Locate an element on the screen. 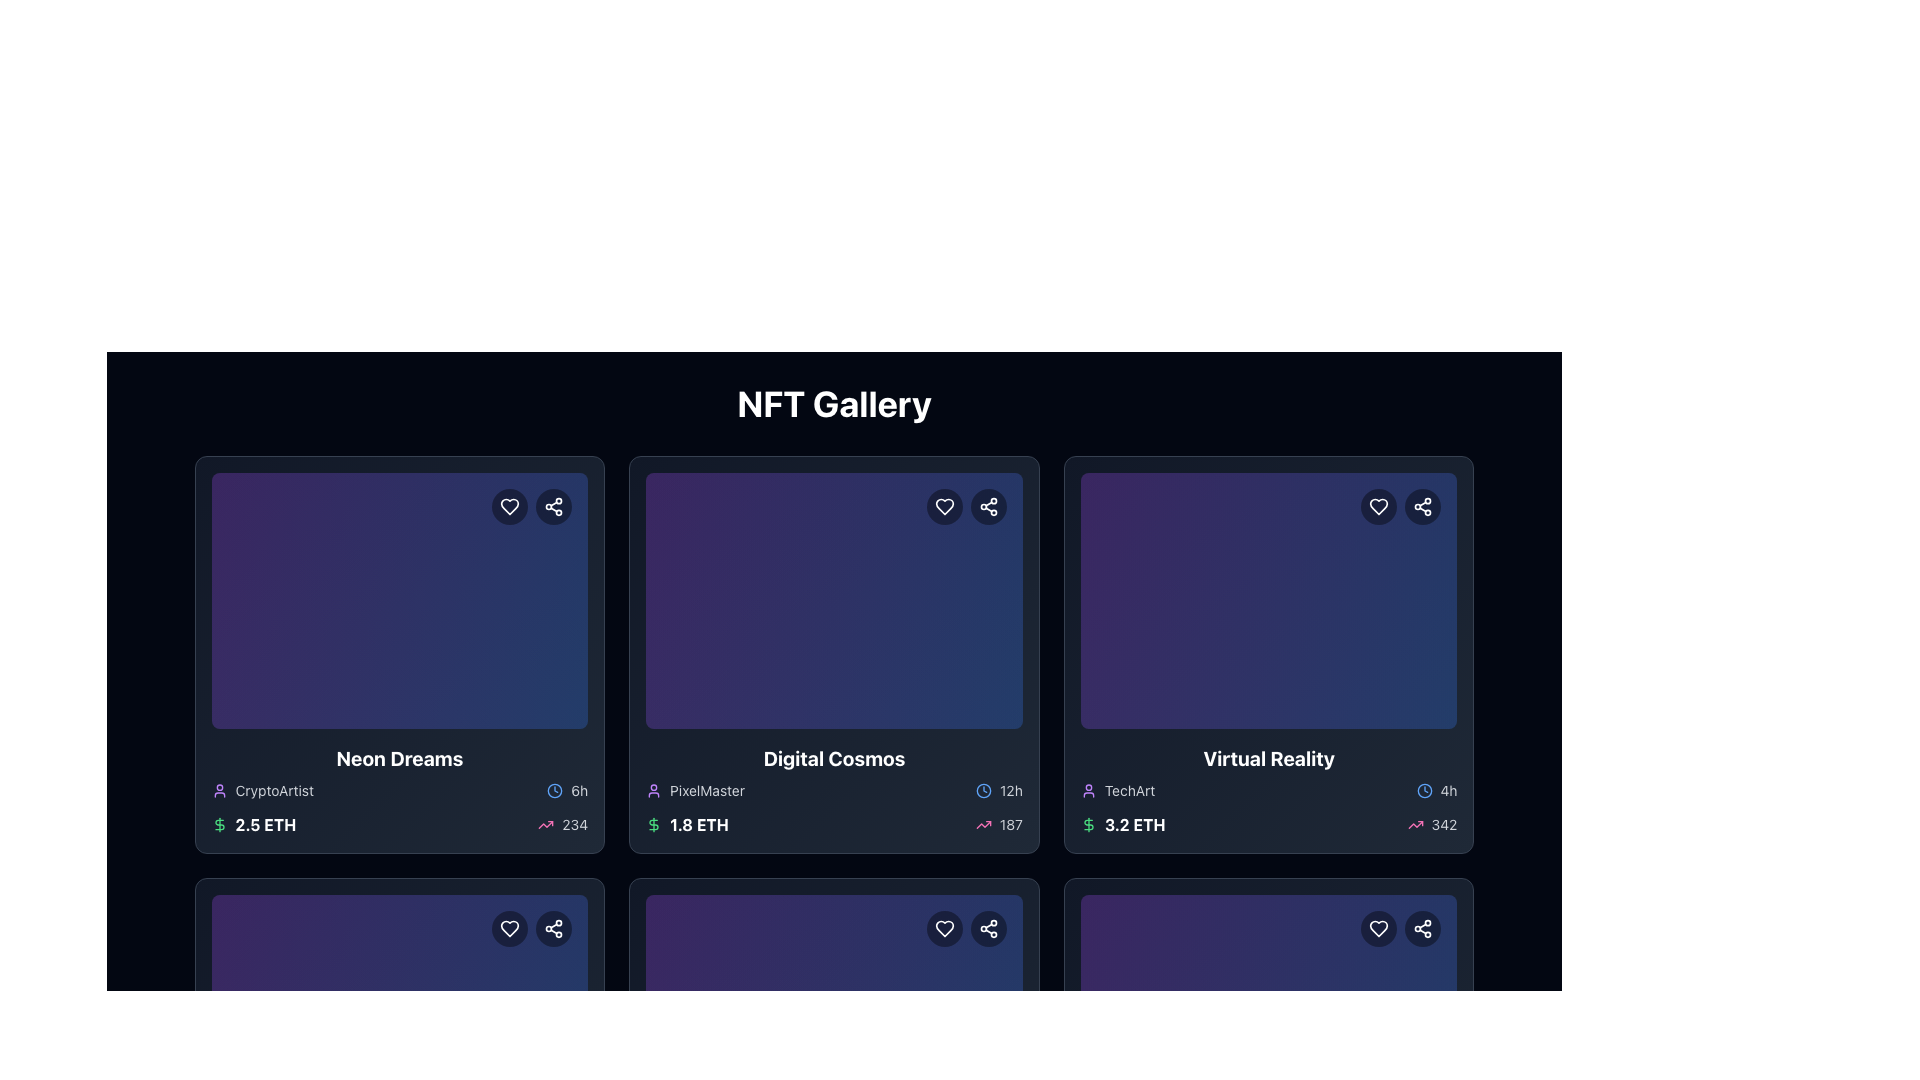 The height and width of the screenshot is (1080, 1920). the heart button in the interactive button group to favorite the content, located at the top-right corner of the card-like section is located at coordinates (966, 929).